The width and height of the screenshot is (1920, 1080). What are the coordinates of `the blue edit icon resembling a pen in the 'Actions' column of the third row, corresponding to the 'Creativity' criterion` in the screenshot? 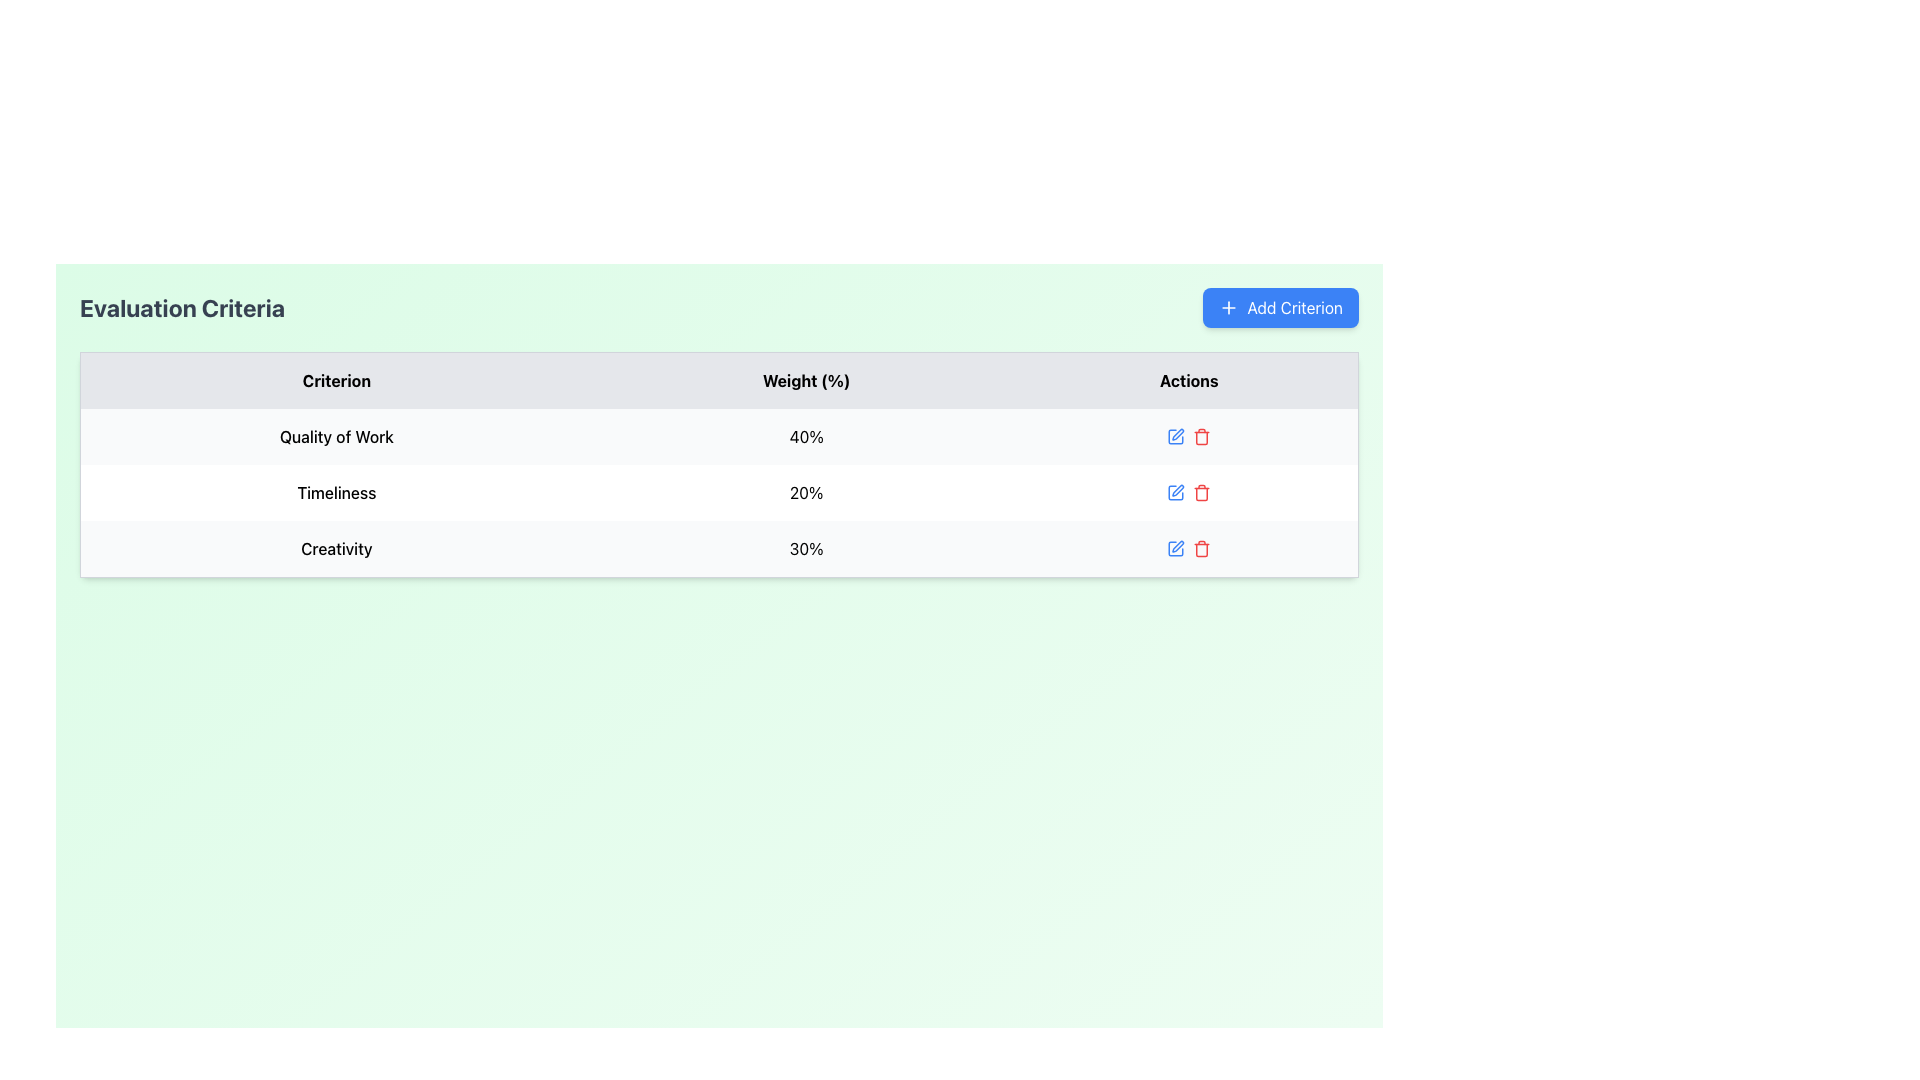 It's located at (1176, 548).